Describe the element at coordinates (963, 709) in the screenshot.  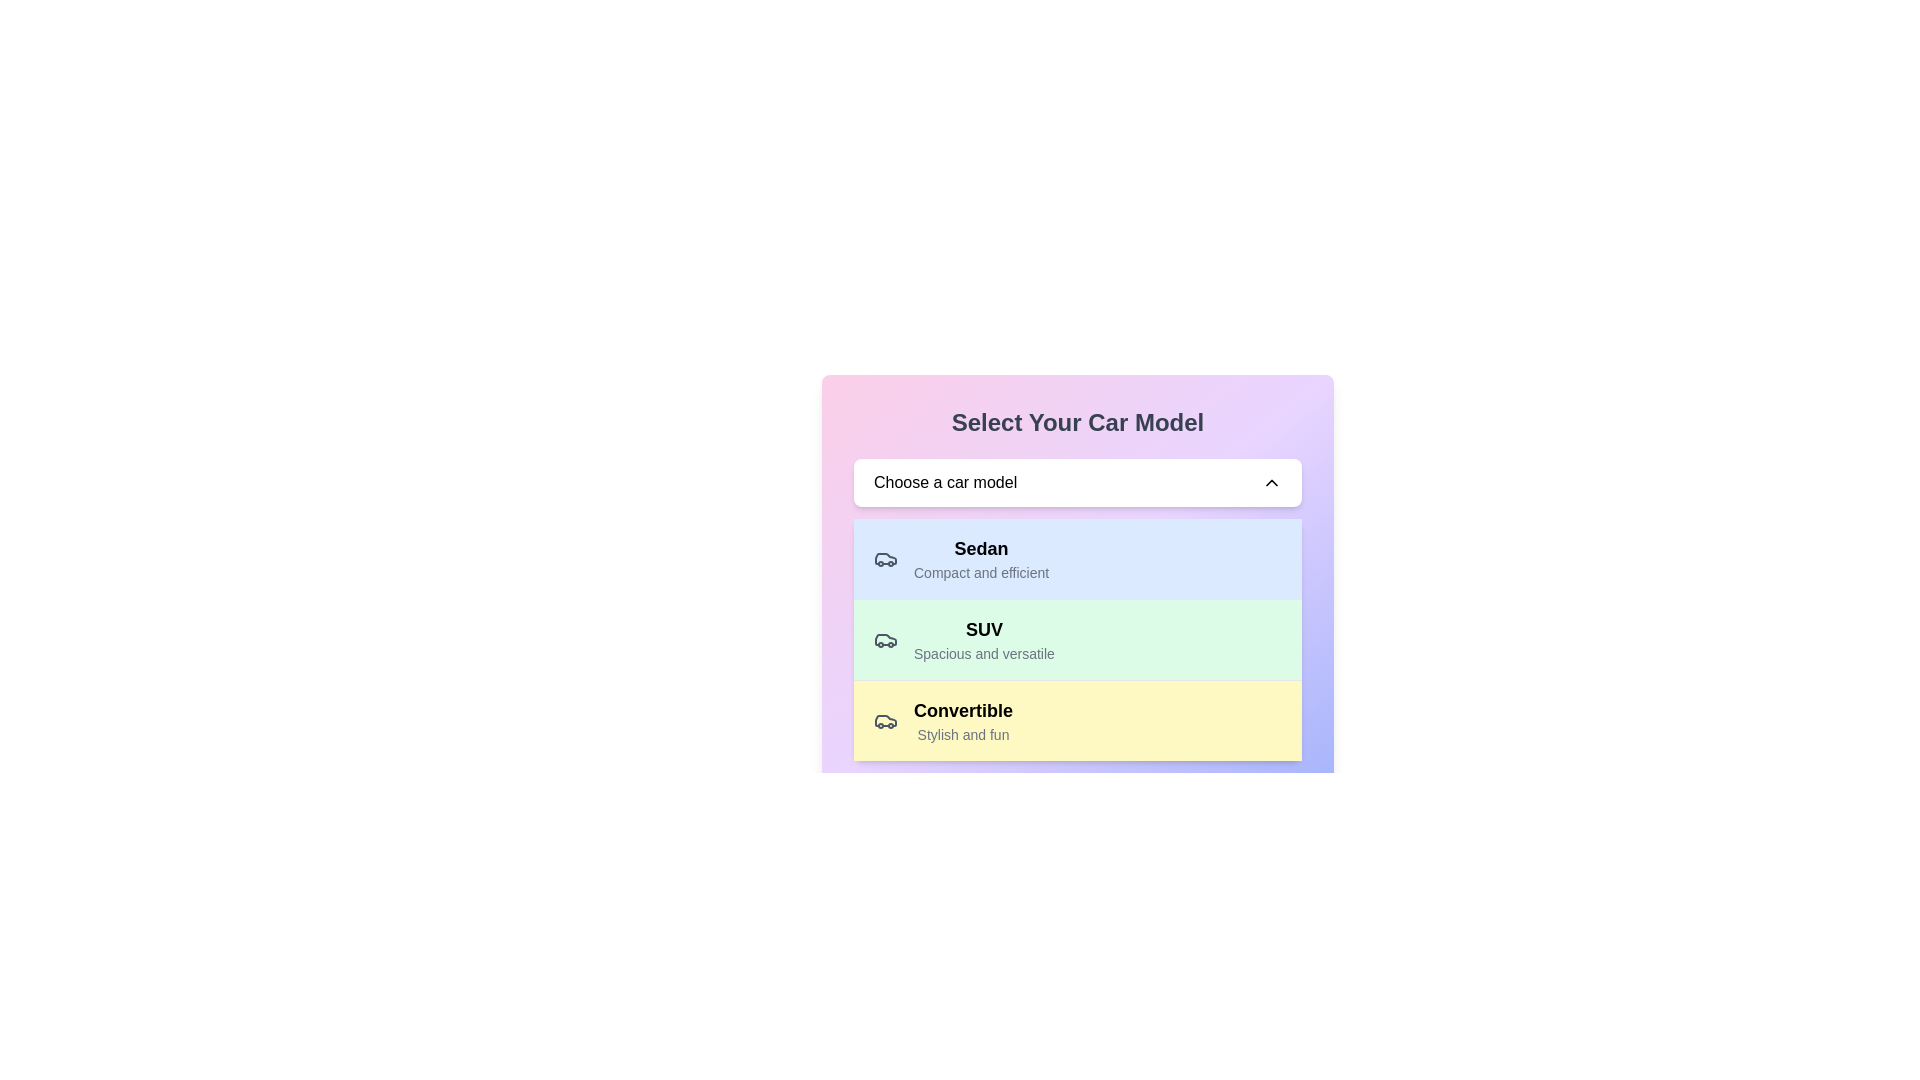
I see `the text label for the 'Convertible' car type, which is located in the yellow section at the bottom of the car types list, above the subtext 'Stylish and fun'` at that location.